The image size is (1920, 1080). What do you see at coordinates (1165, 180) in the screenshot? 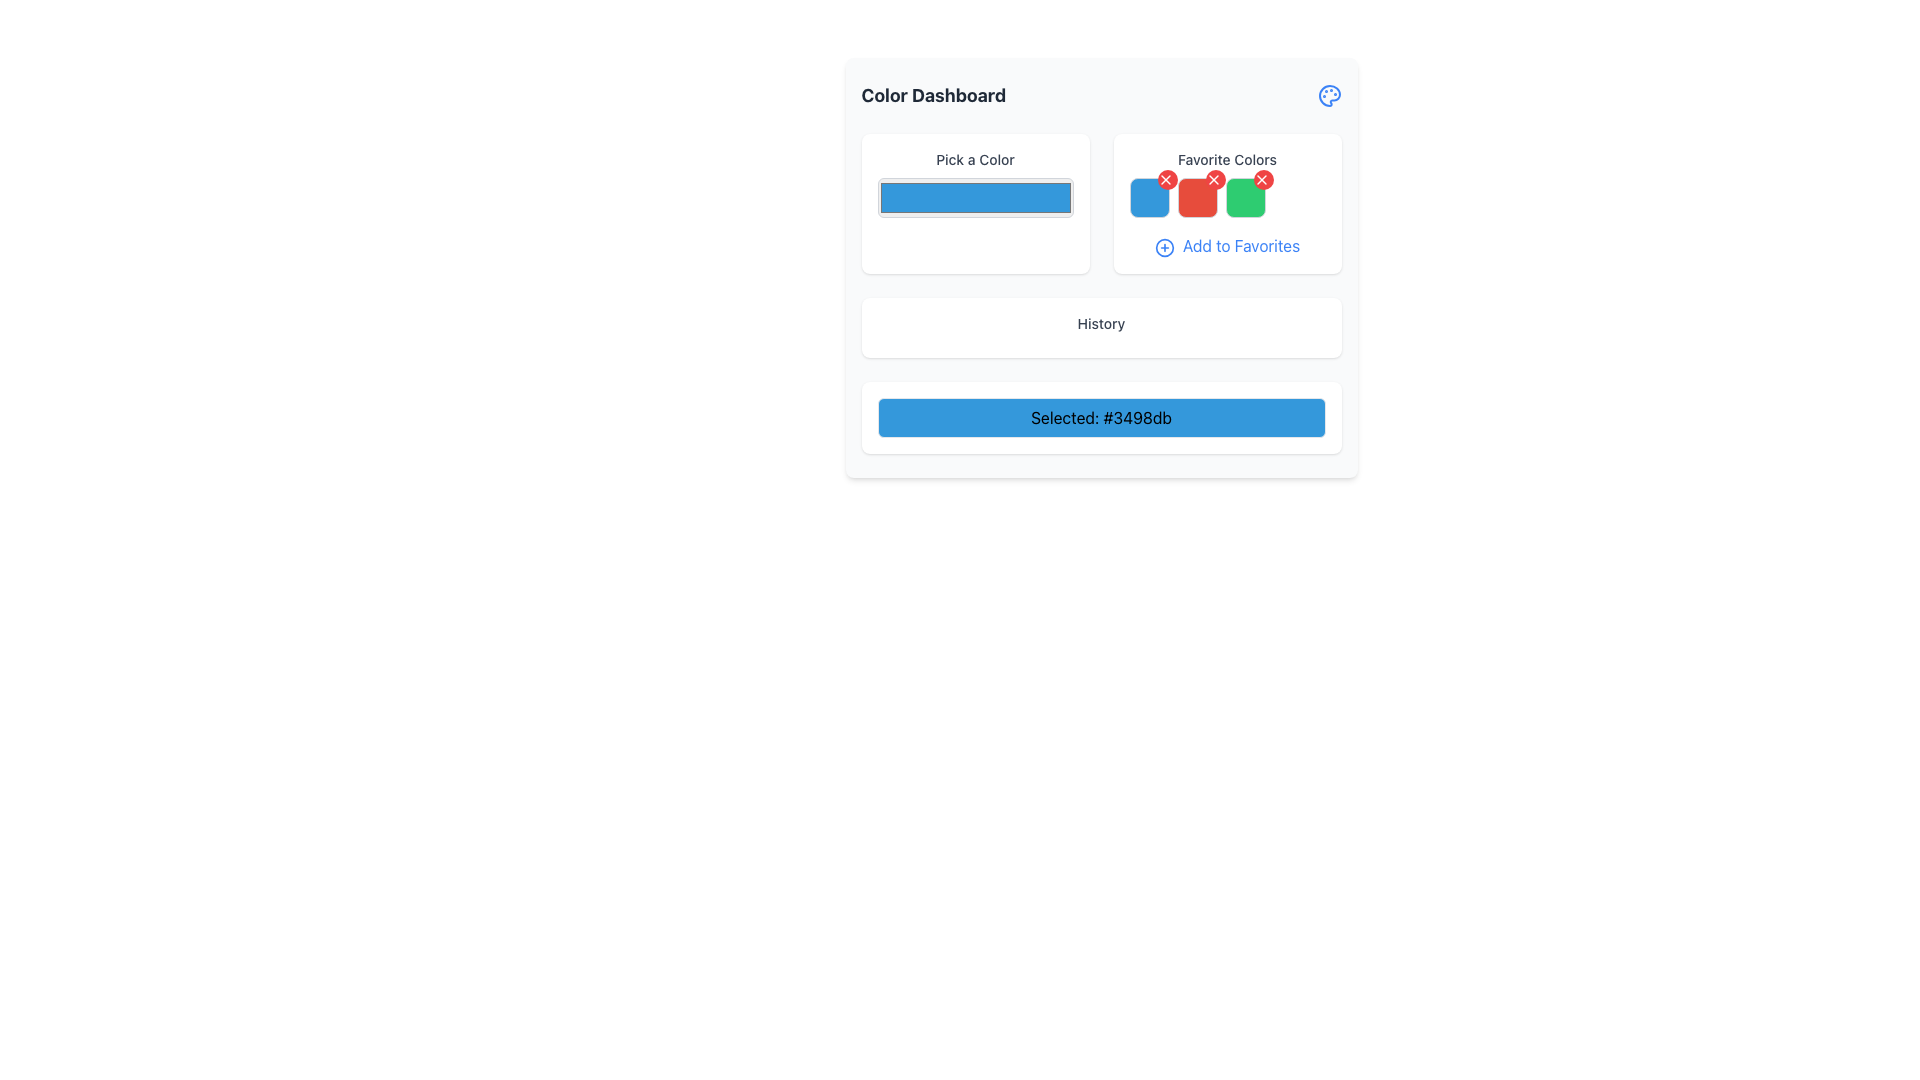
I see `the Delete Button Icon, which is a circular icon with a red background and a white 'X' symbol, located over the blue color card in the favorites section of the dashboard` at bounding box center [1165, 180].